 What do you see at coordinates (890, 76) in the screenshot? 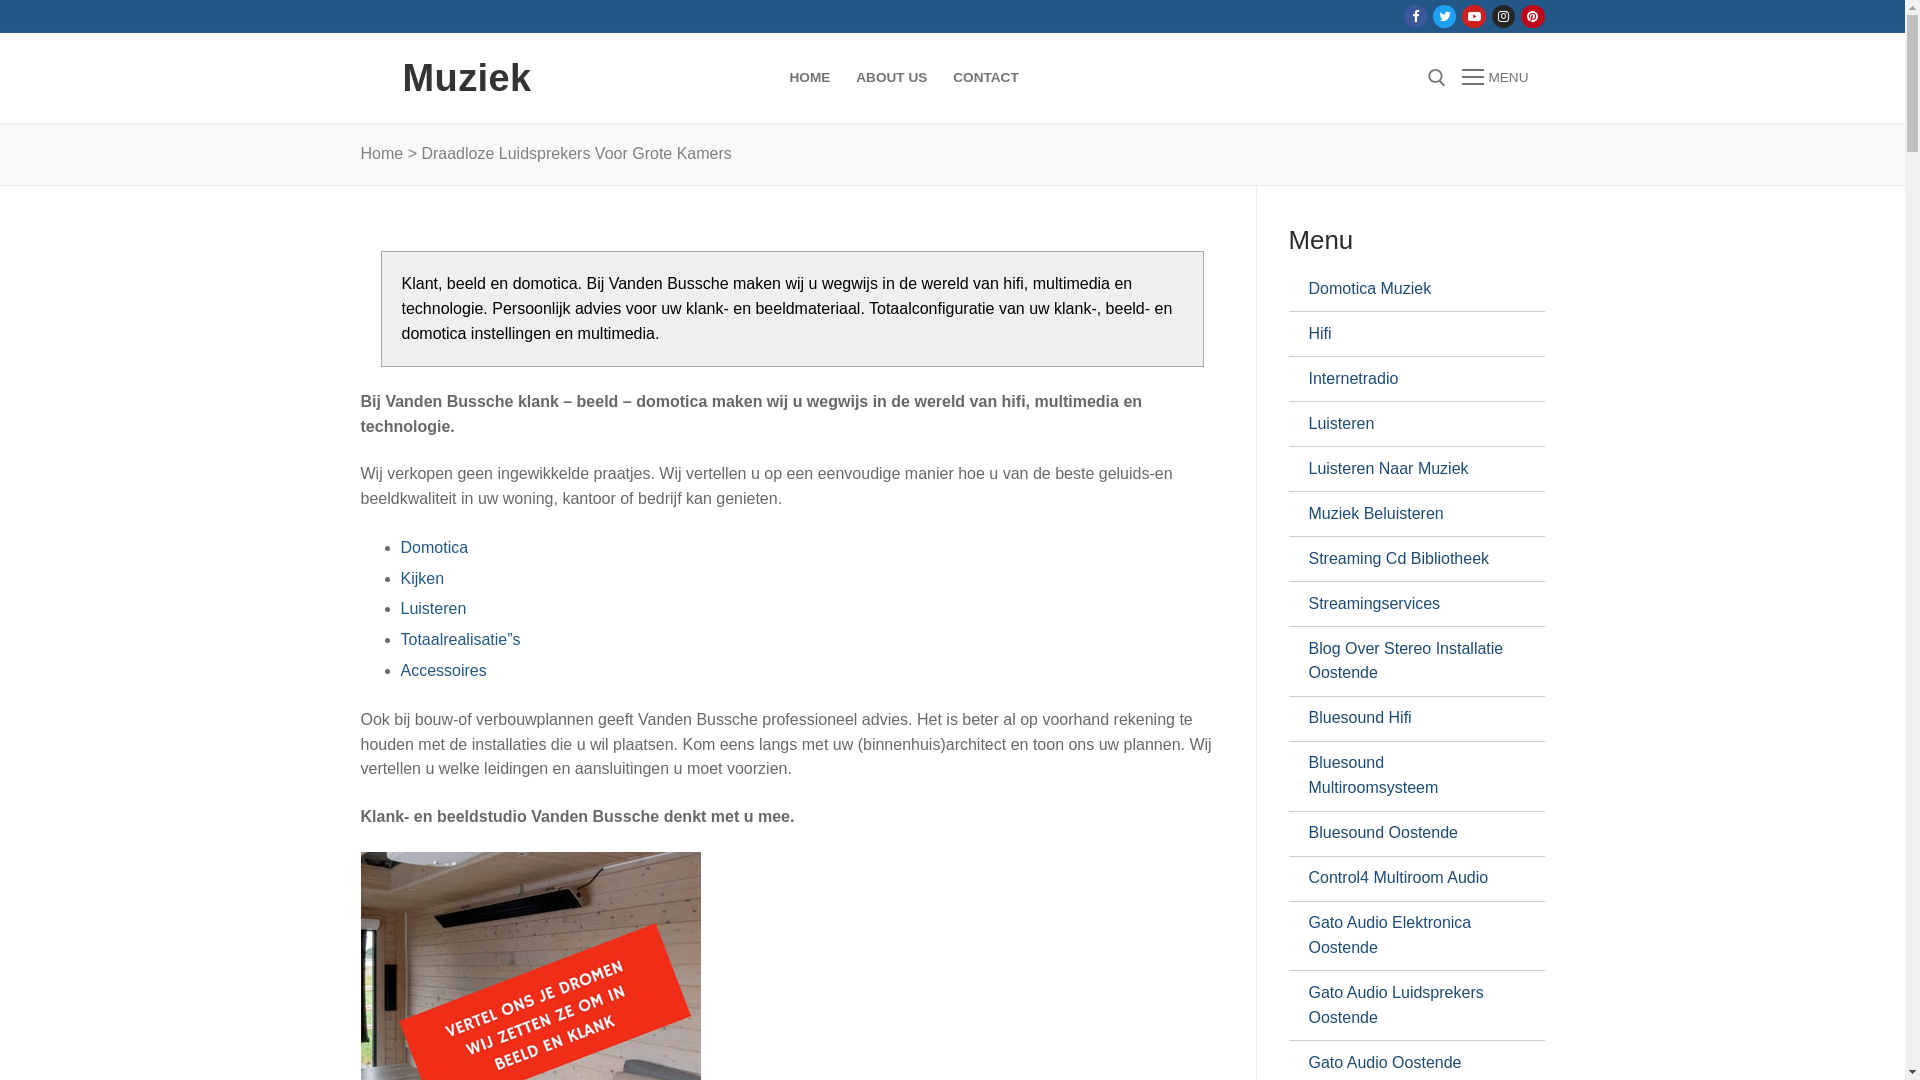
I see `'ABOUT US'` at bounding box center [890, 76].